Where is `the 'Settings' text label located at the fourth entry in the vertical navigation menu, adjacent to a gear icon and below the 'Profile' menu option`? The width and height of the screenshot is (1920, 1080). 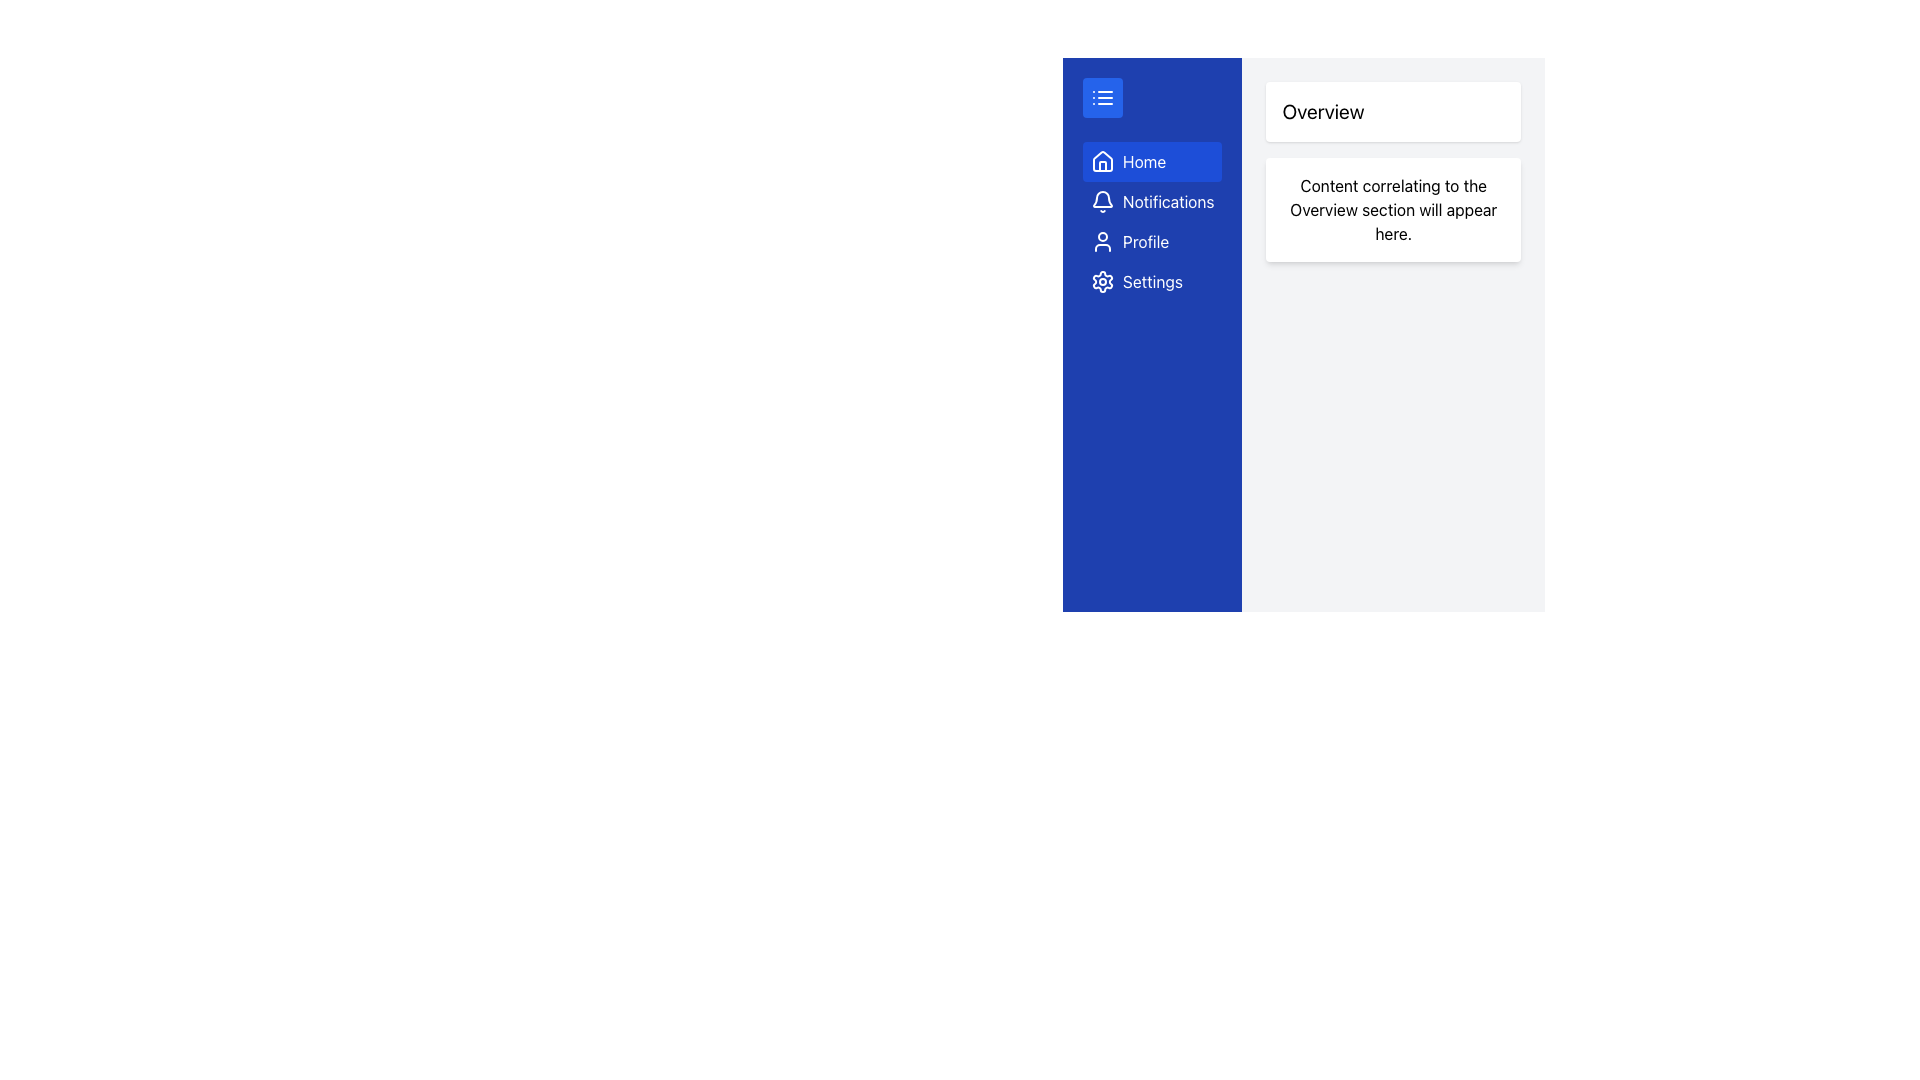
the 'Settings' text label located at the fourth entry in the vertical navigation menu, adjacent to a gear icon and below the 'Profile' menu option is located at coordinates (1152, 281).